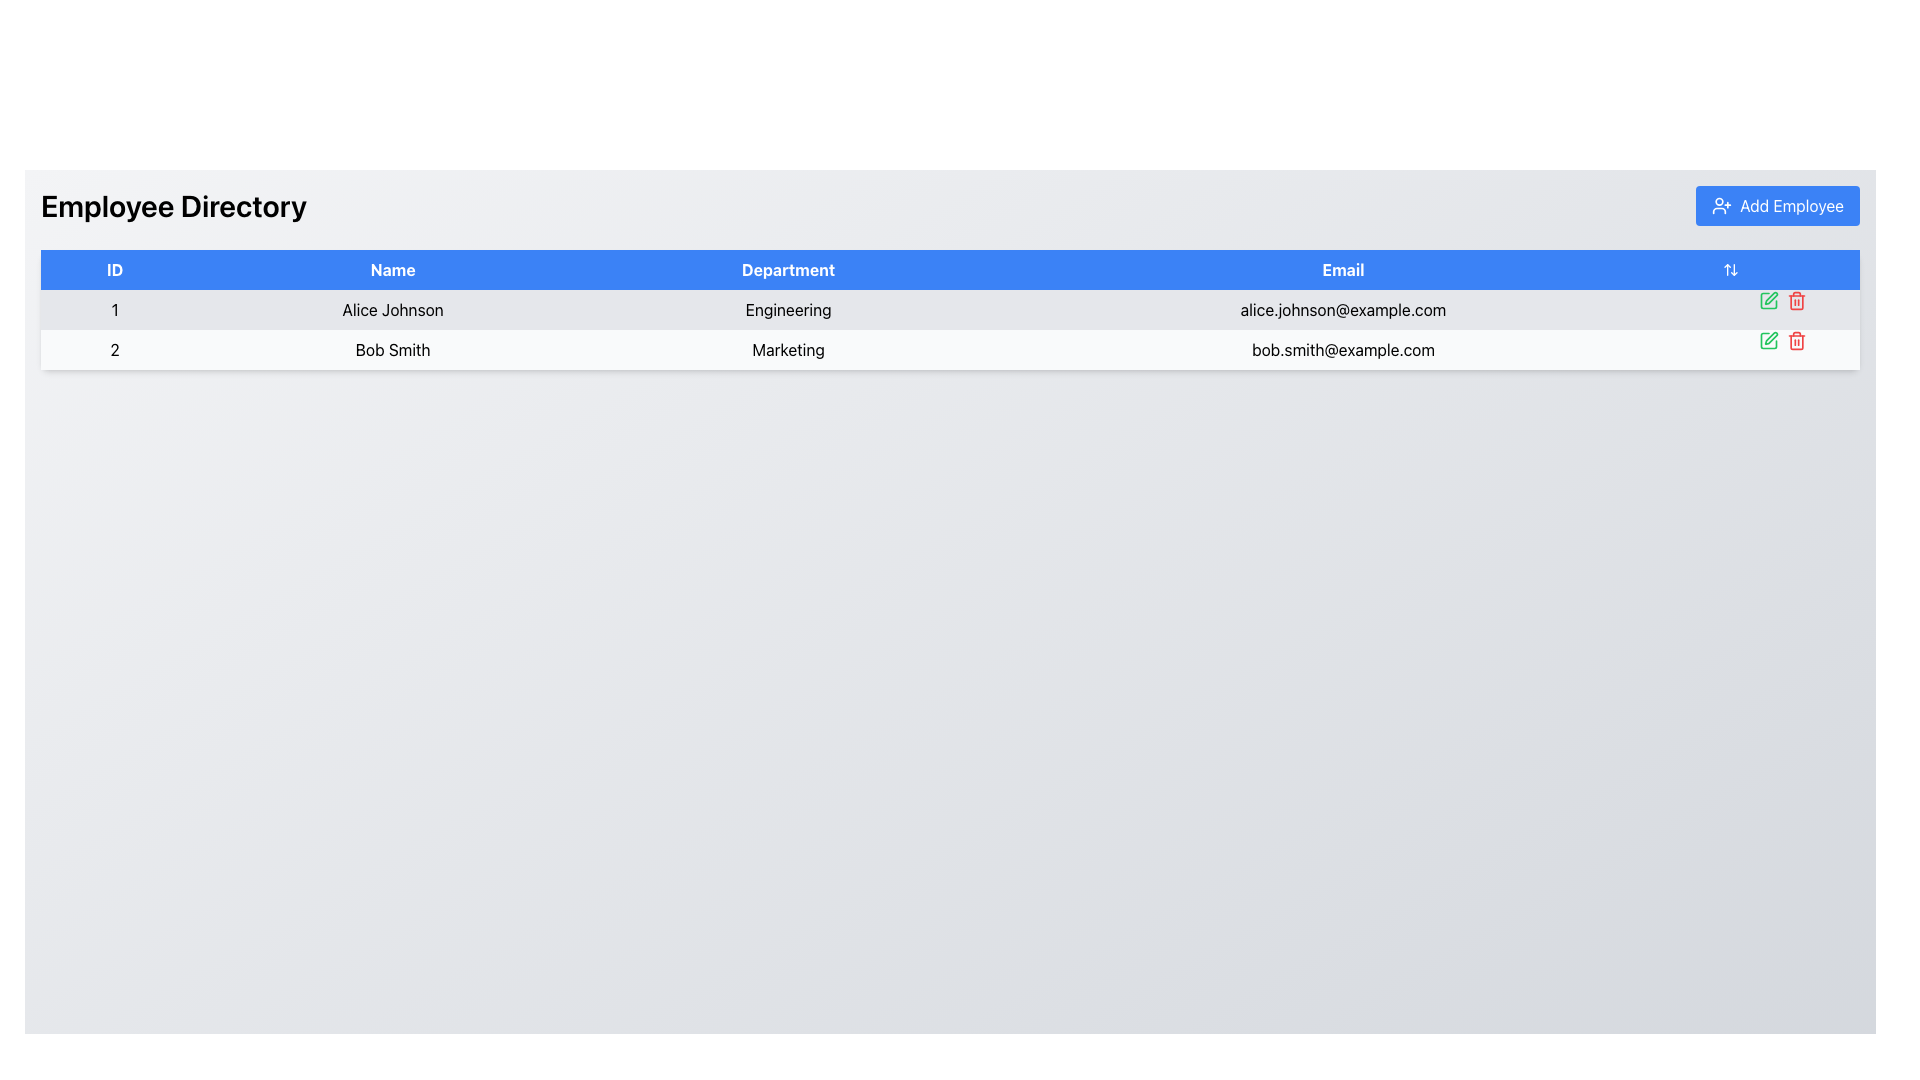 The width and height of the screenshot is (1920, 1080). What do you see at coordinates (787, 270) in the screenshot?
I see `the Text header column header indicating the department of the listed employees, positioned between 'Name' and 'Email' in the table structure` at bounding box center [787, 270].